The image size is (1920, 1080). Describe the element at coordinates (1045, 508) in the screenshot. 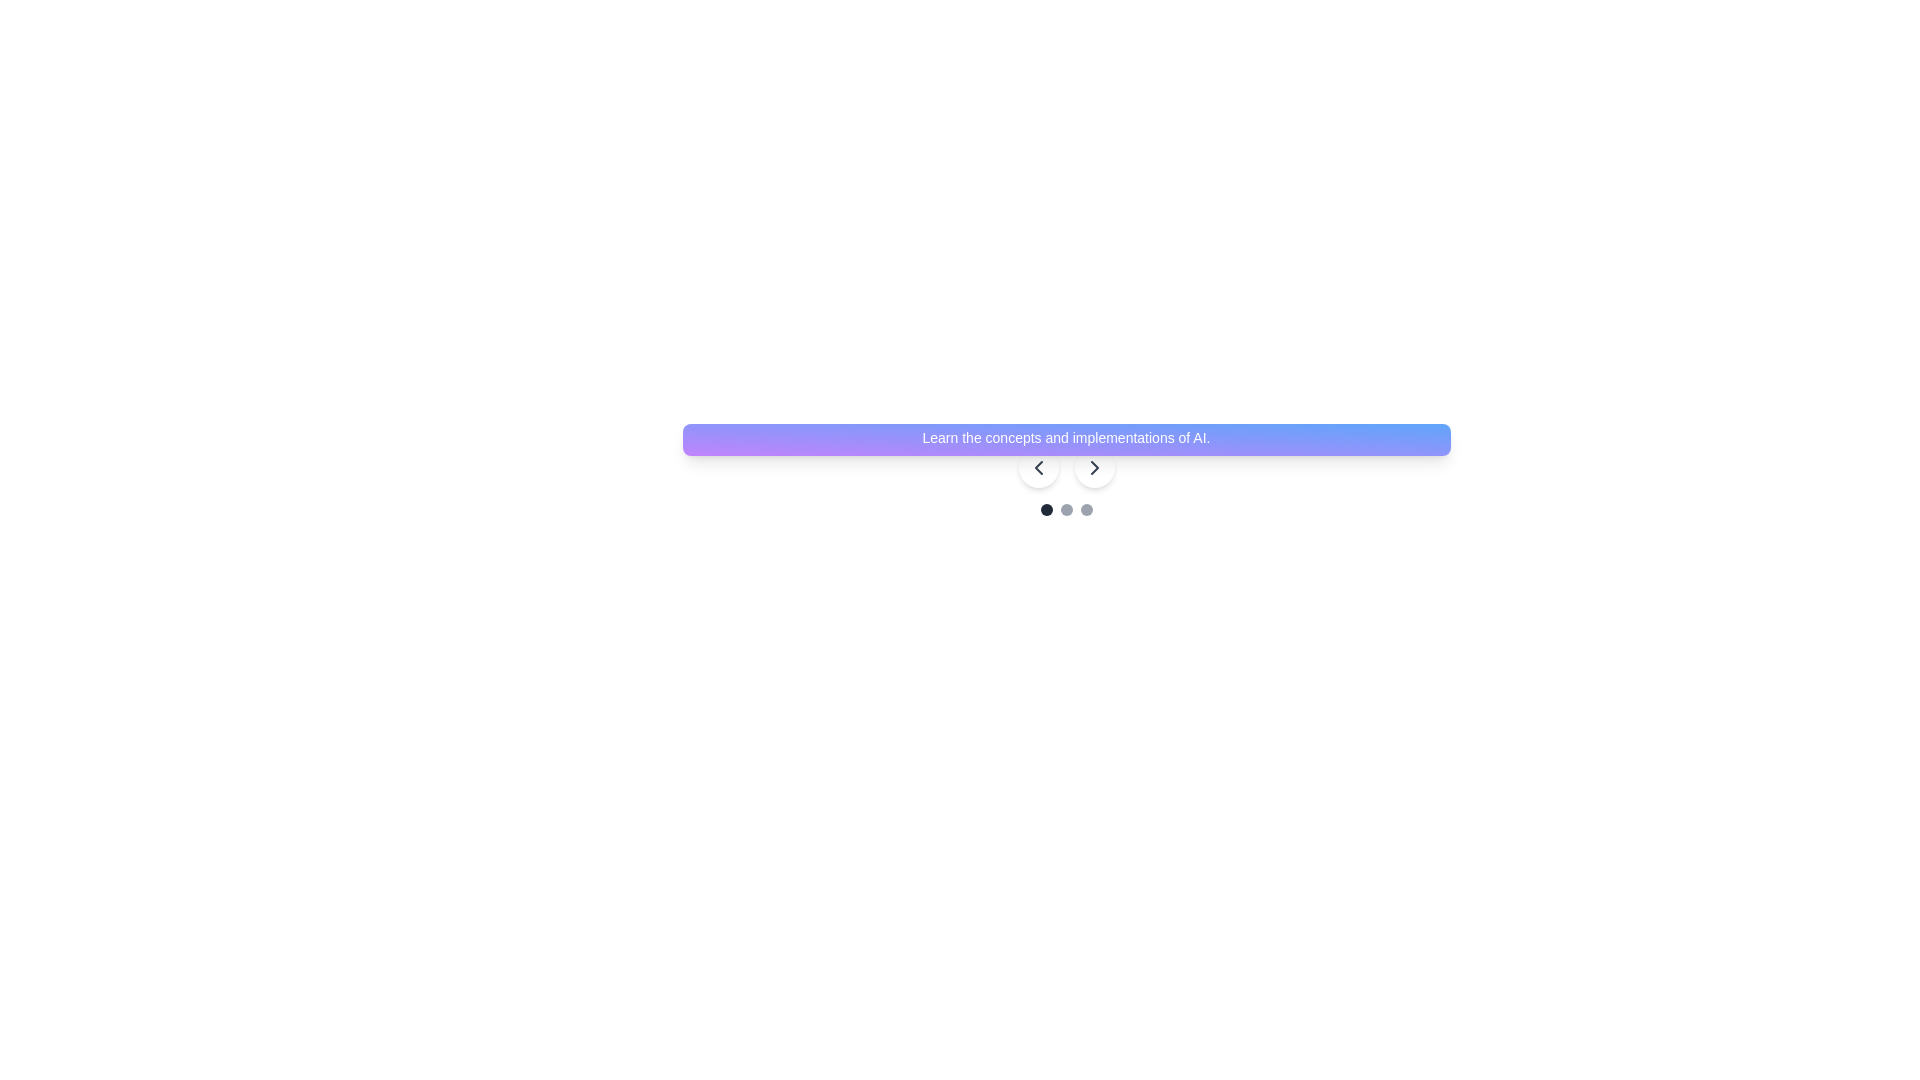

I see `the first circular navigation indicator located below the text banner 'Learn the concepts and implementations of AI.' to trigger a visual effect` at that location.